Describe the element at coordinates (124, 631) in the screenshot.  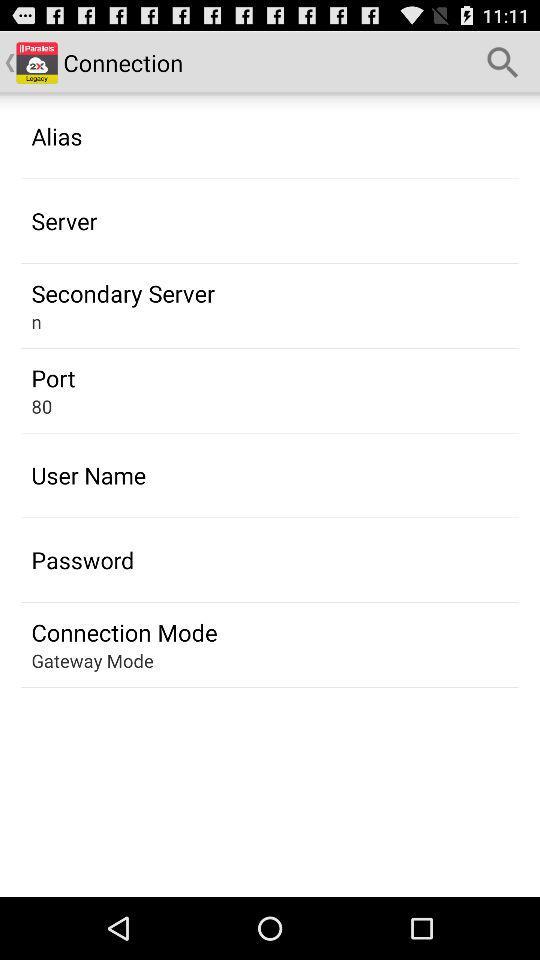
I see `app below password` at that location.